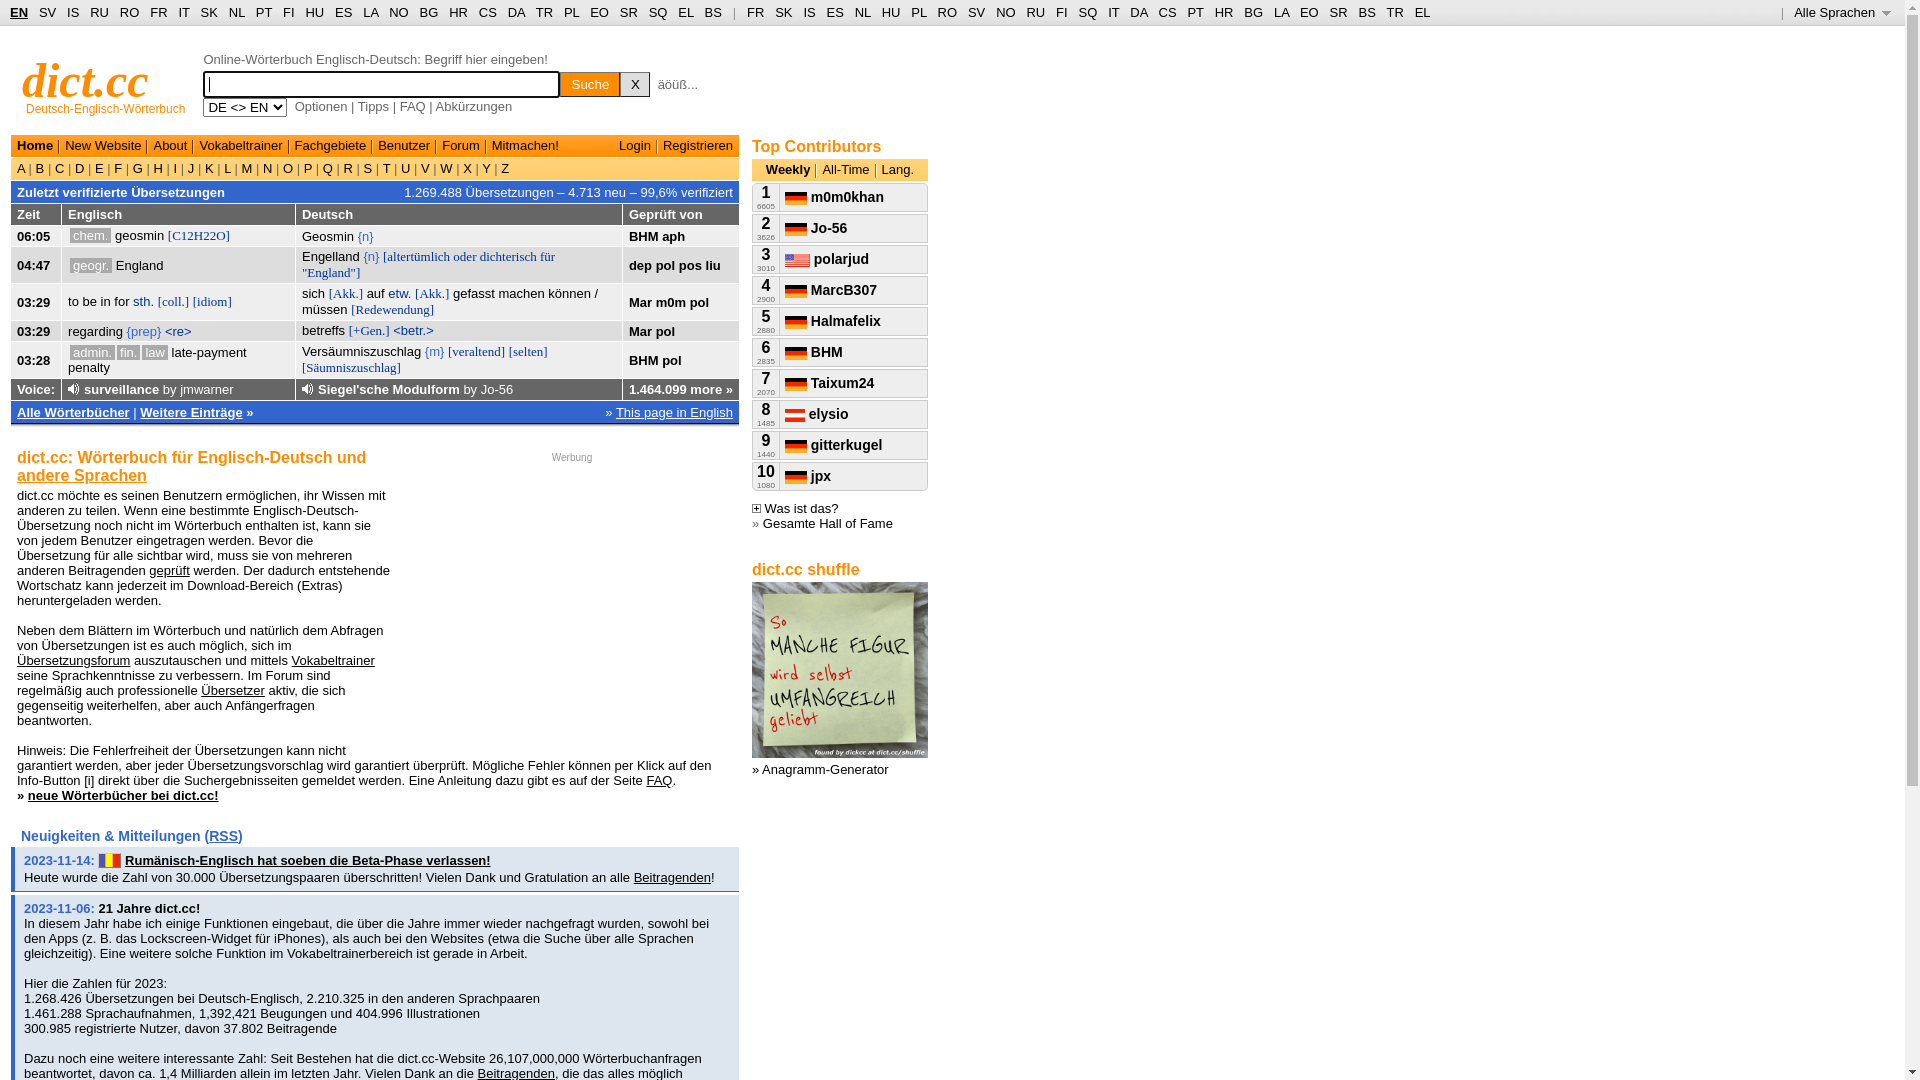  I want to click on 'MarcB307', so click(830, 289).